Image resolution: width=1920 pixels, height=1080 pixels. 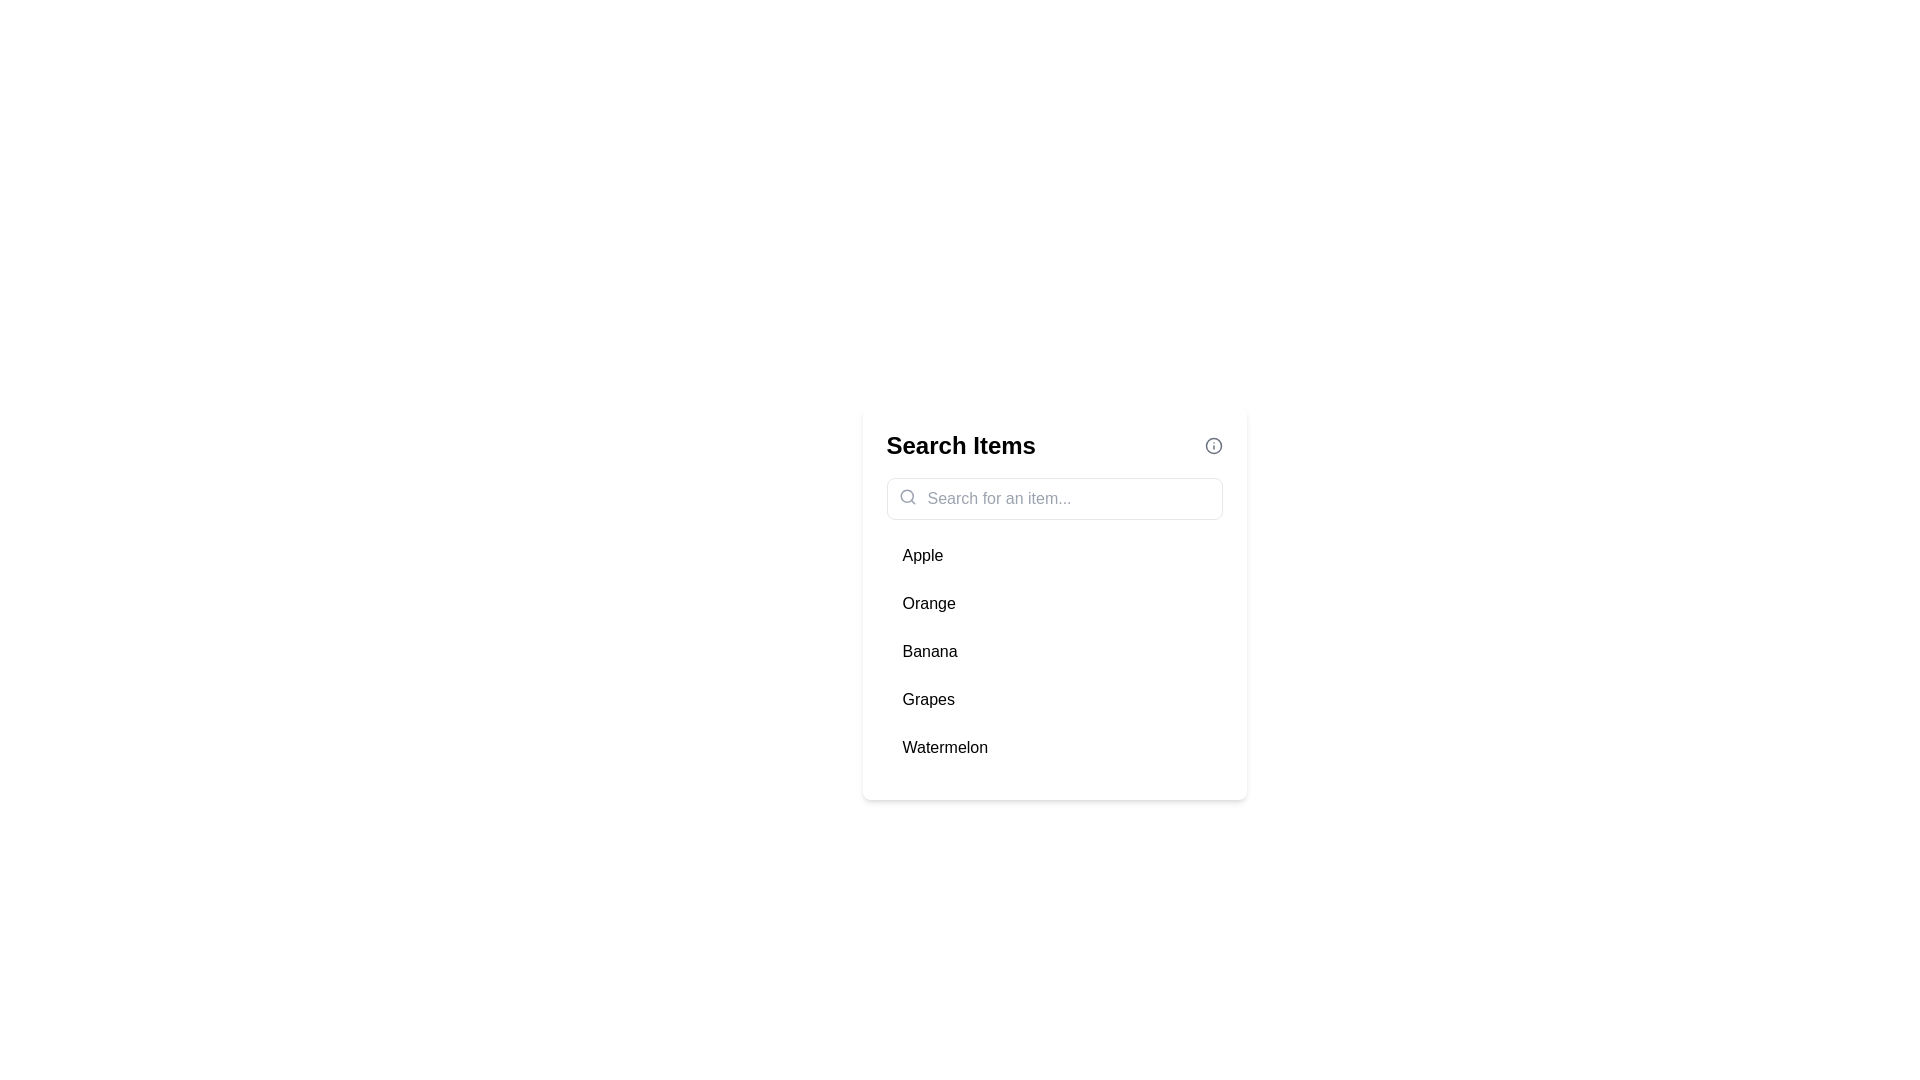 What do you see at coordinates (1053, 651) in the screenshot?
I see `the item Banana from the list` at bounding box center [1053, 651].